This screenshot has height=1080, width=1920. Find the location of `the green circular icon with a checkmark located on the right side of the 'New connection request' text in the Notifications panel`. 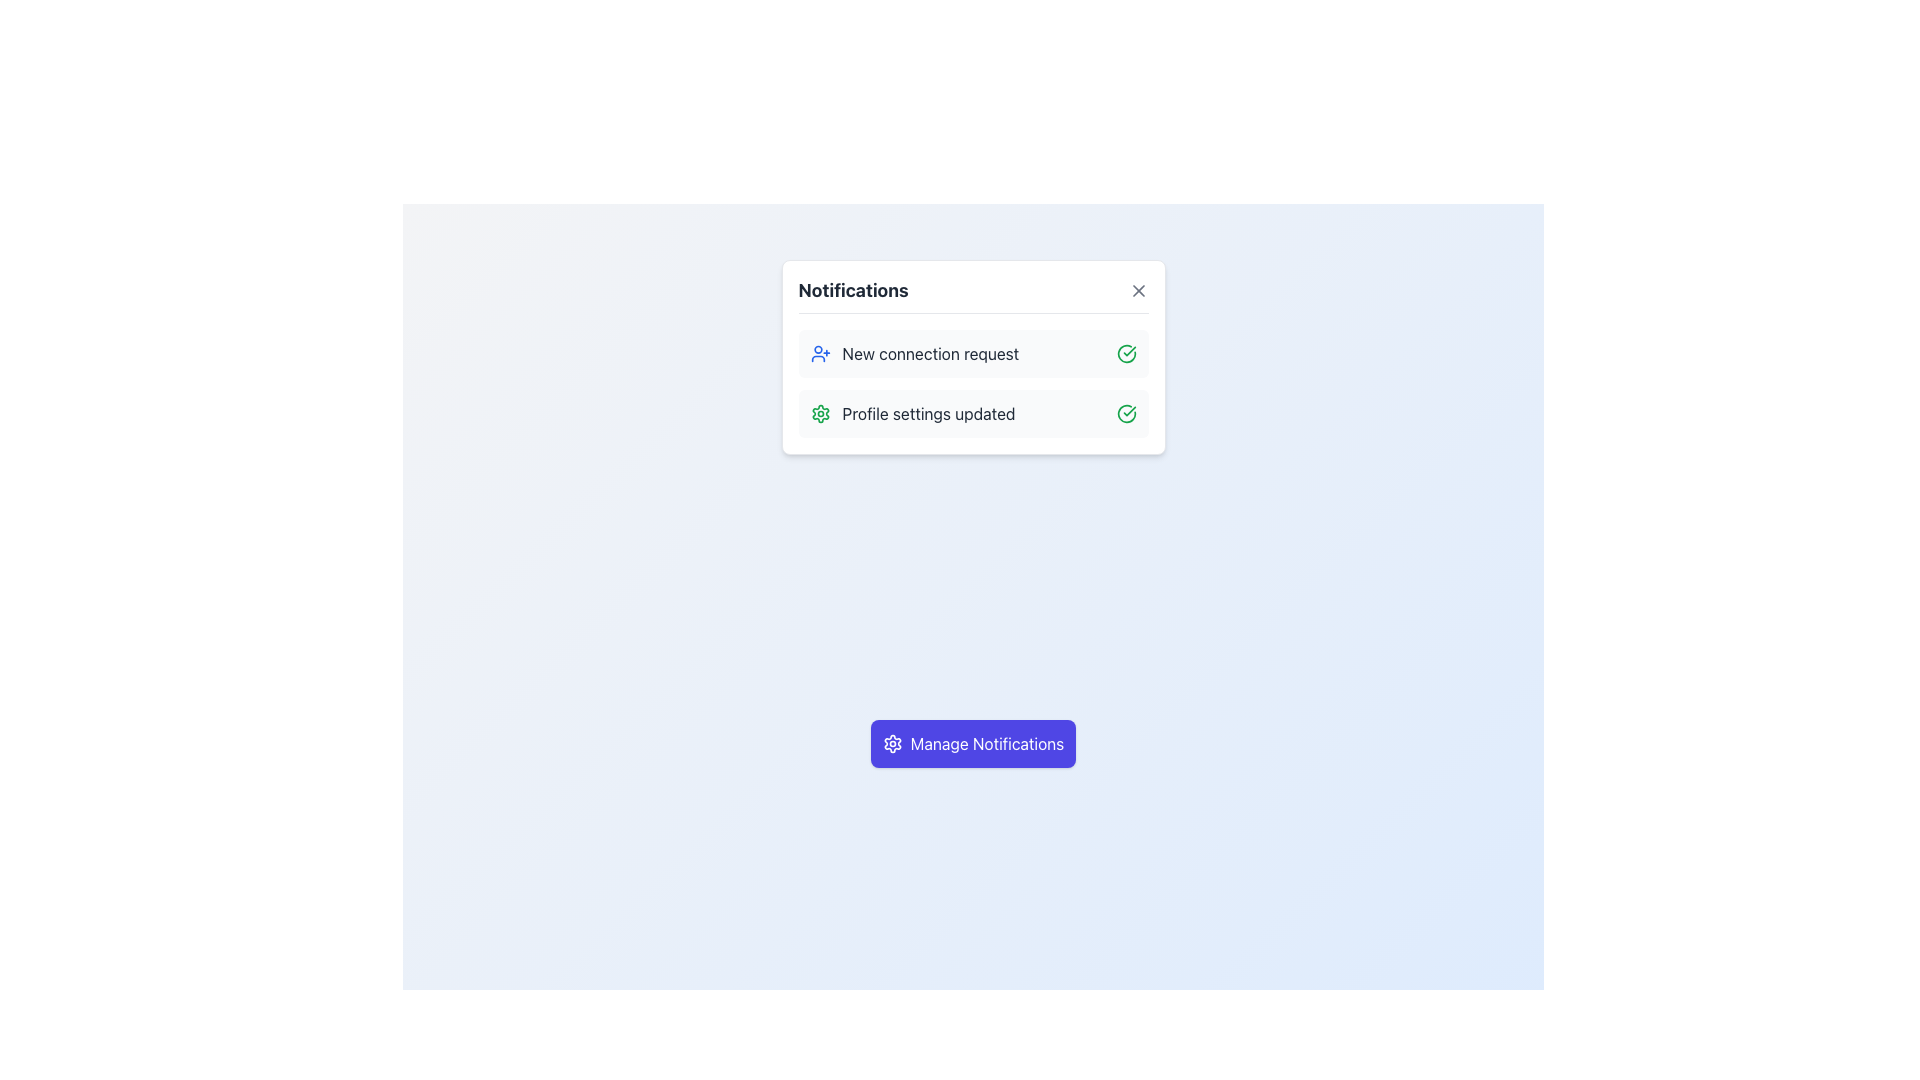

the green circular icon with a checkmark located on the right side of the 'New connection request' text in the Notifications panel is located at coordinates (1126, 353).